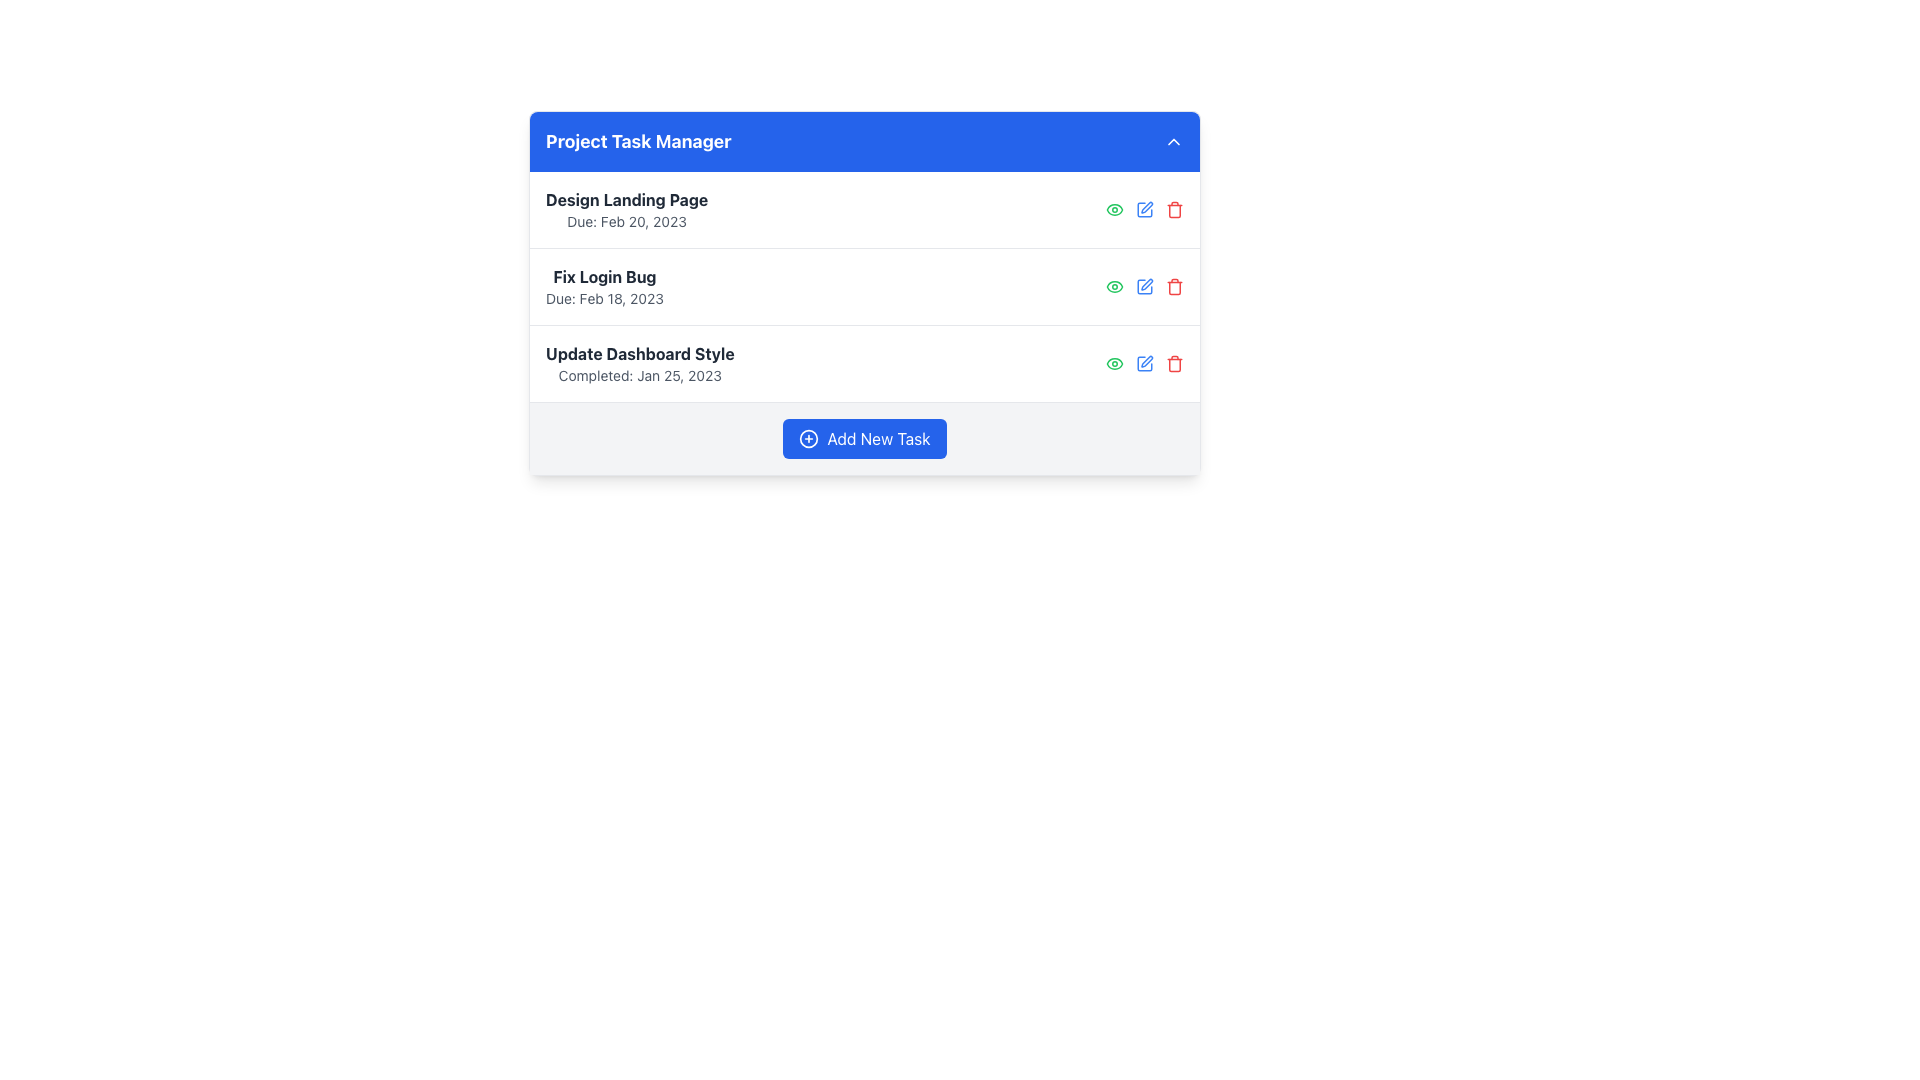  I want to click on the static text element displaying 'Due: Feb 20, 2023', which is positioned below the task title 'Design Landing Page', so click(626, 222).